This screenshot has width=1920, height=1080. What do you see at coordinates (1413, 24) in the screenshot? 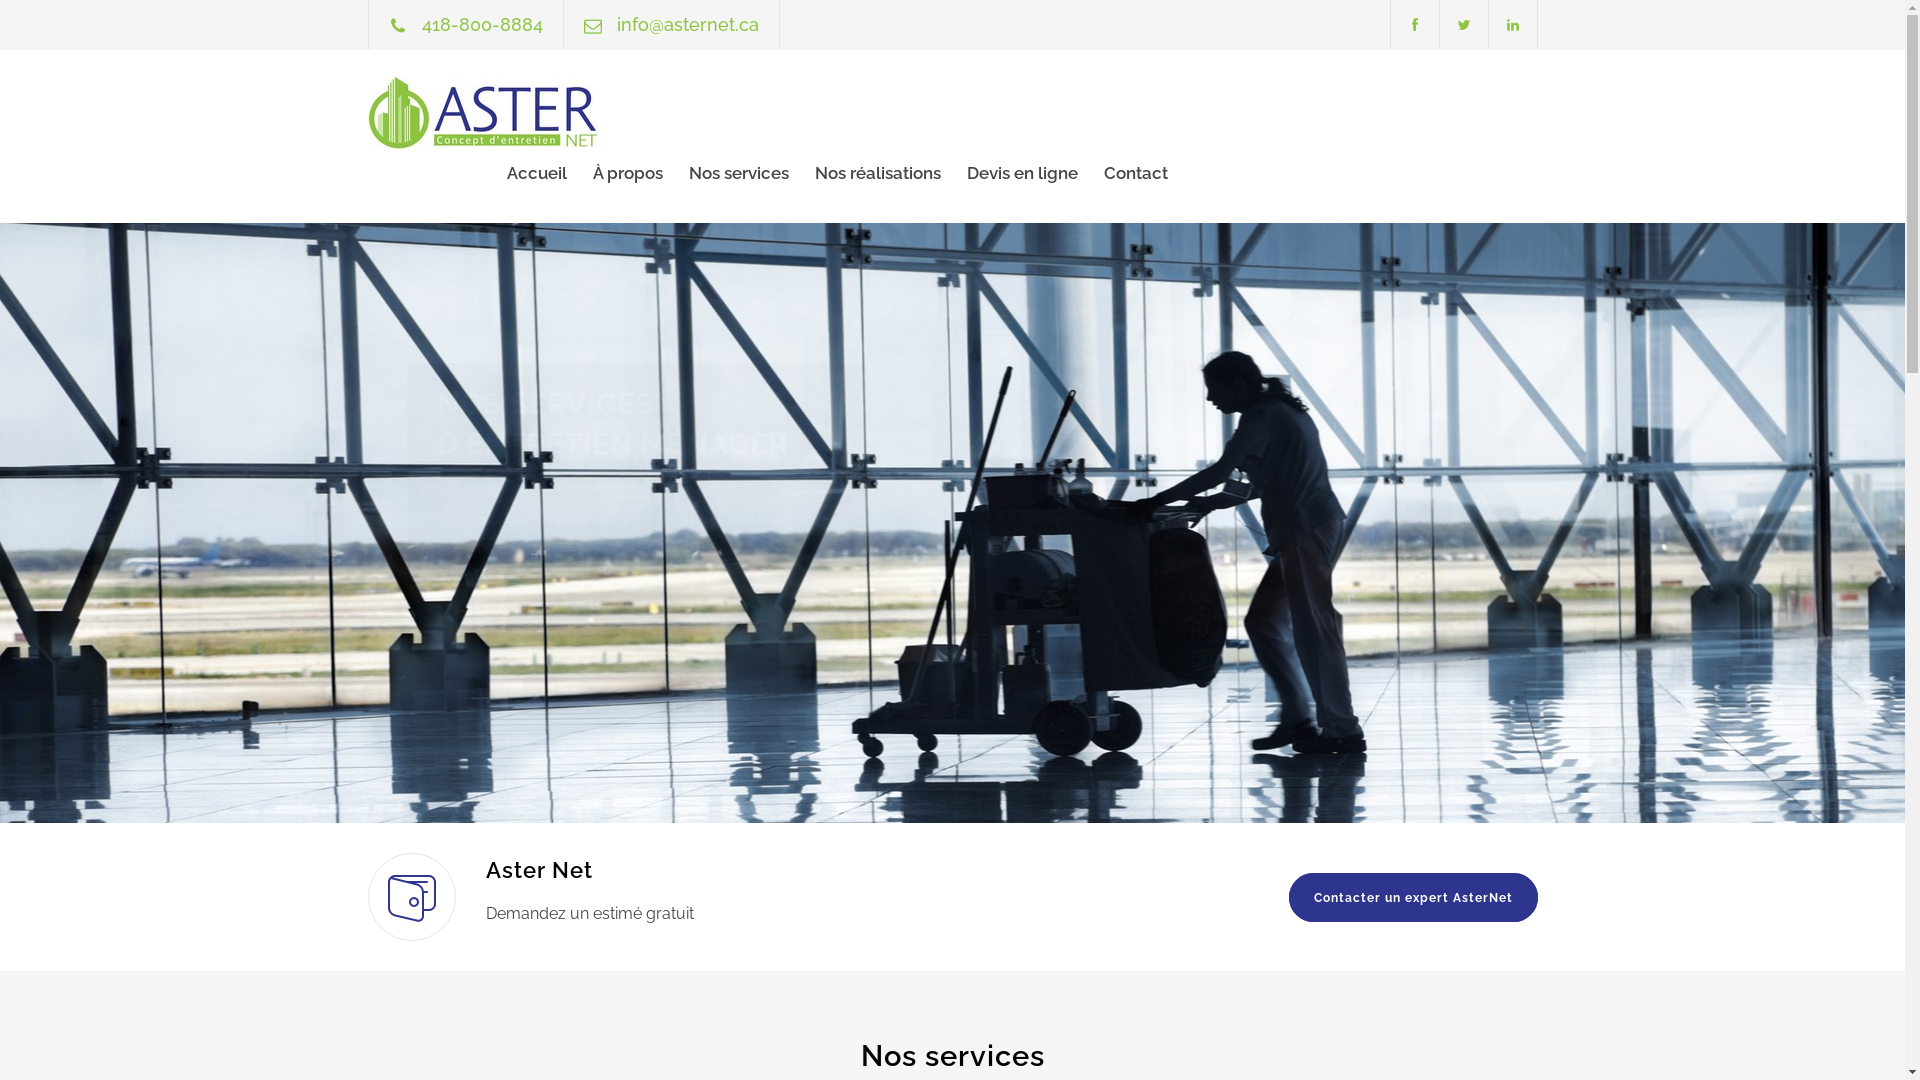
I see `'facebook'` at bounding box center [1413, 24].